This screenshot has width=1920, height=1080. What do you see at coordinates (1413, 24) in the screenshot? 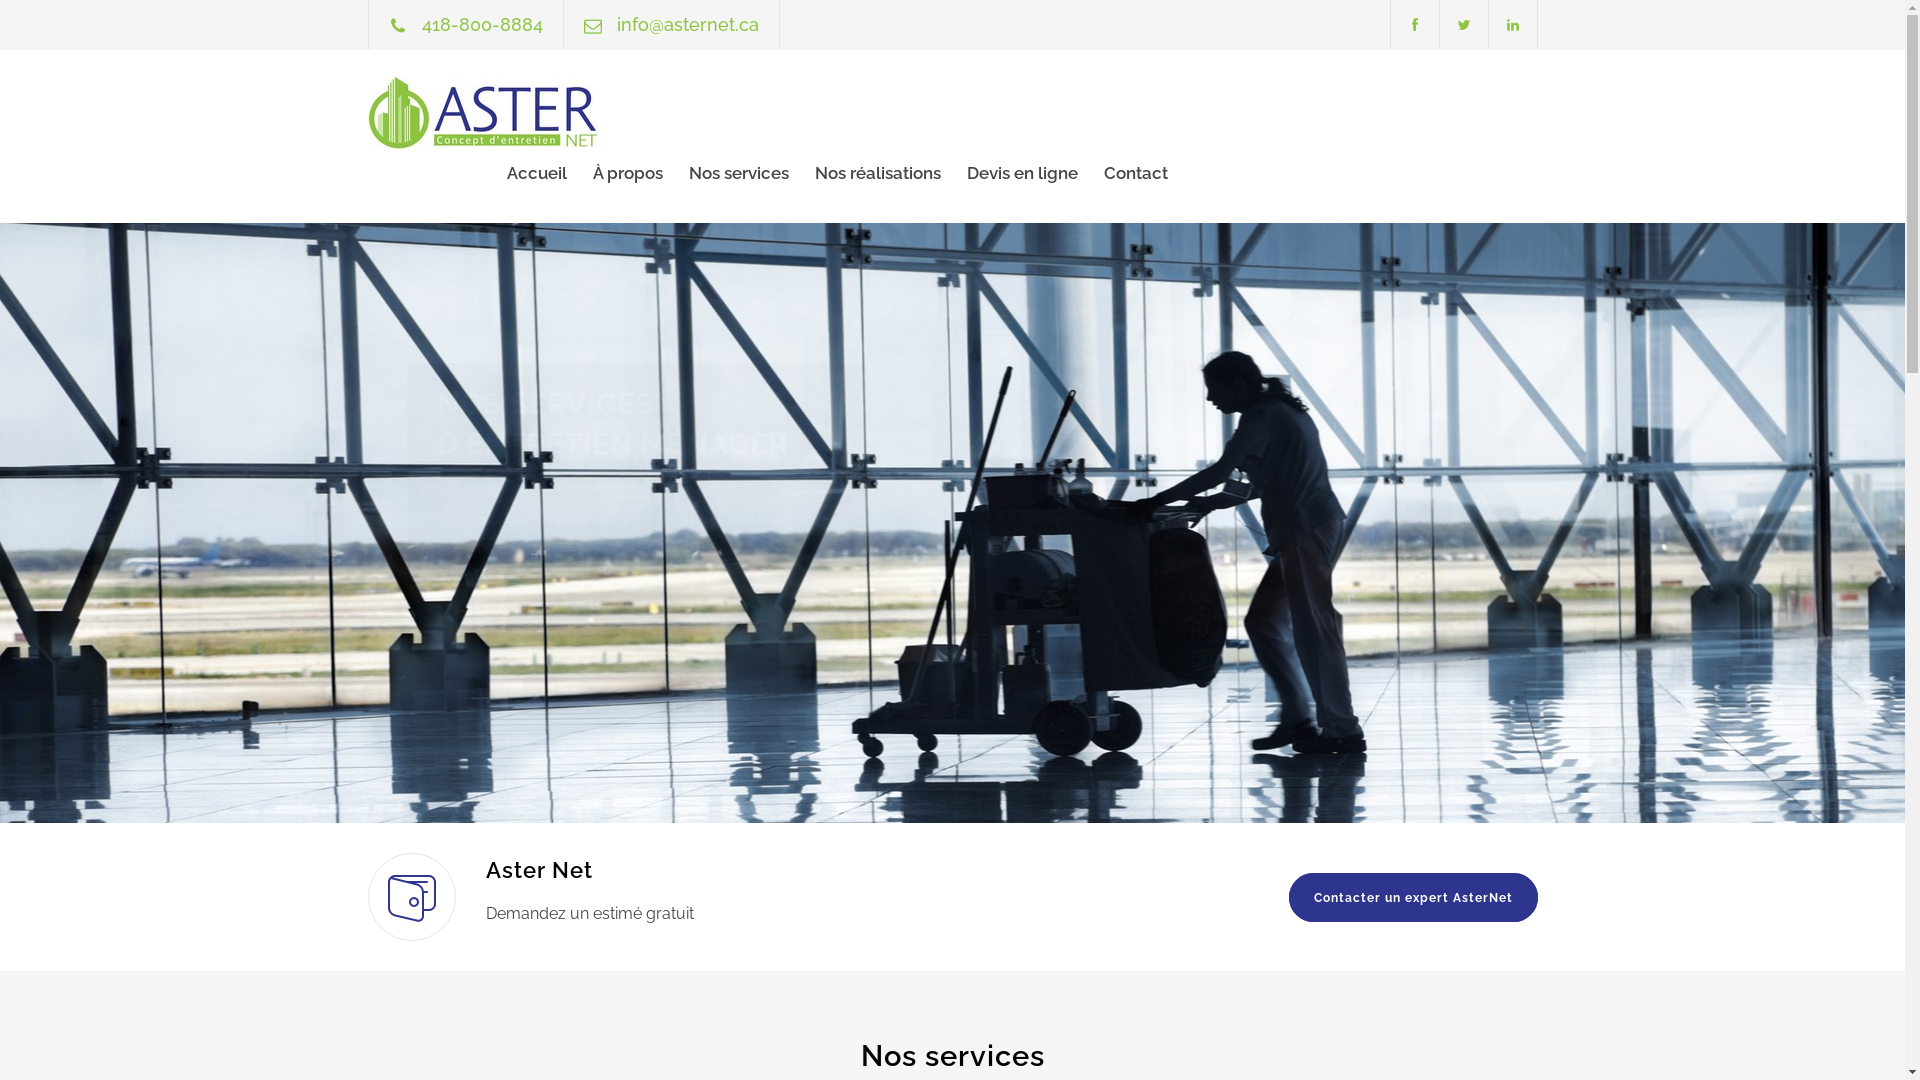
I see `'facebook'` at bounding box center [1413, 24].